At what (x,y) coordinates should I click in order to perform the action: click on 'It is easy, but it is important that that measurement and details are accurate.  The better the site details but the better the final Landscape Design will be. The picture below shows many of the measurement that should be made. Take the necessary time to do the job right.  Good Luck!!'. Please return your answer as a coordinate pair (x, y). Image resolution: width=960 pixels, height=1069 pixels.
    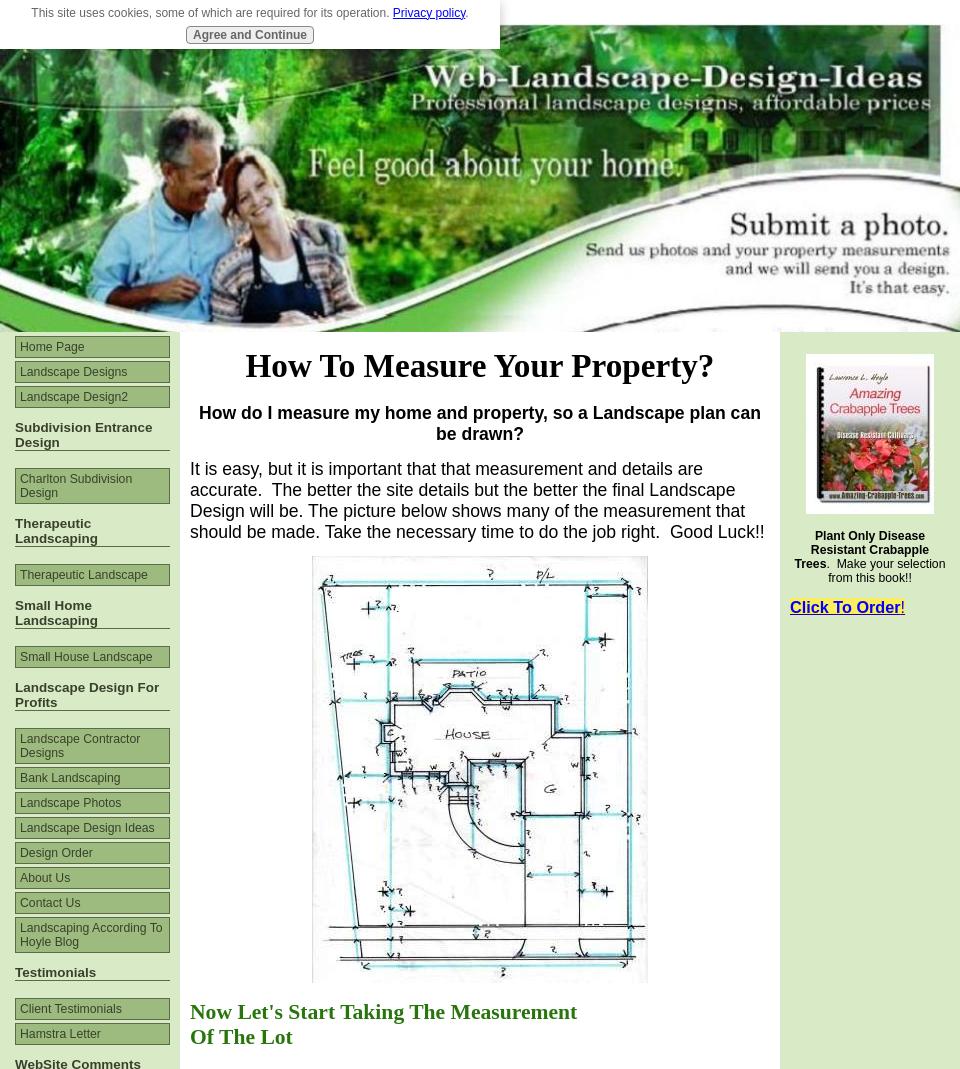
    Looking at the image, I should click on (477, 498).